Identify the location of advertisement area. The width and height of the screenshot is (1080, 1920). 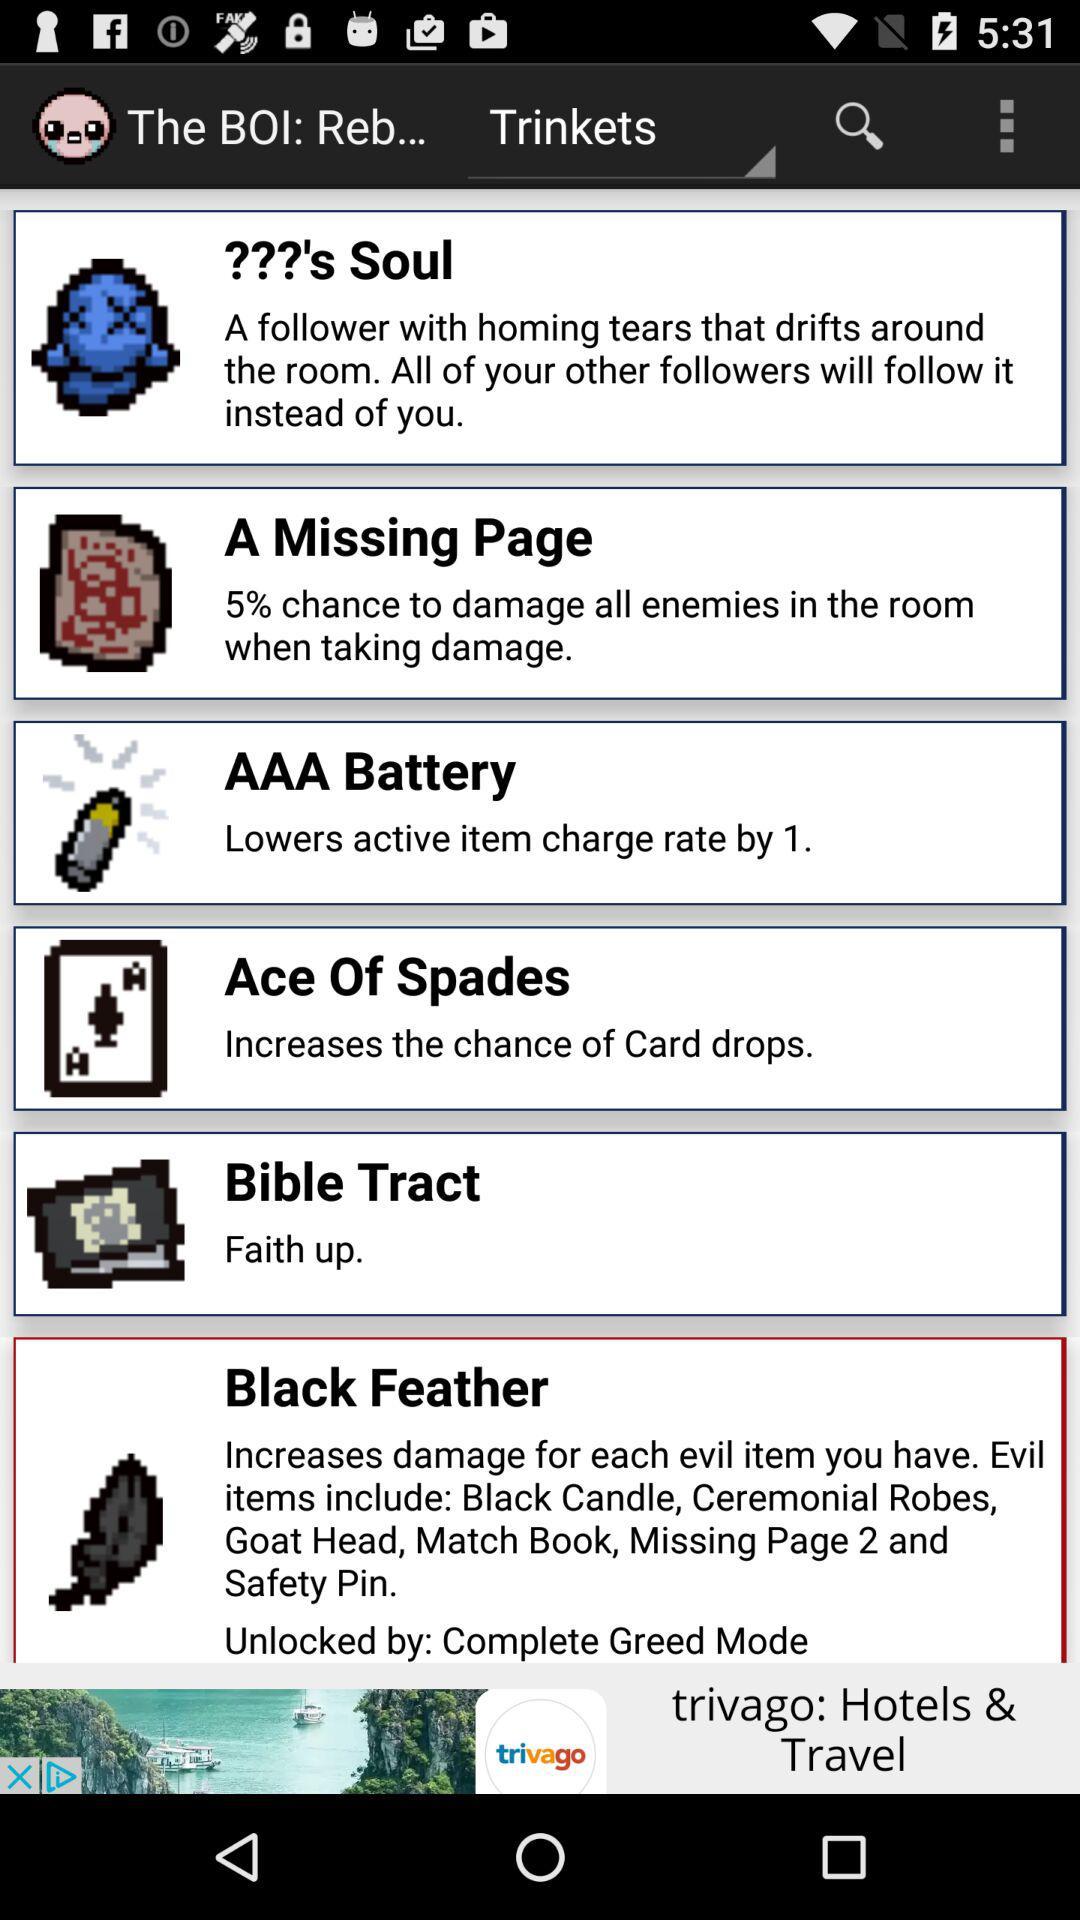
(540, 1727).